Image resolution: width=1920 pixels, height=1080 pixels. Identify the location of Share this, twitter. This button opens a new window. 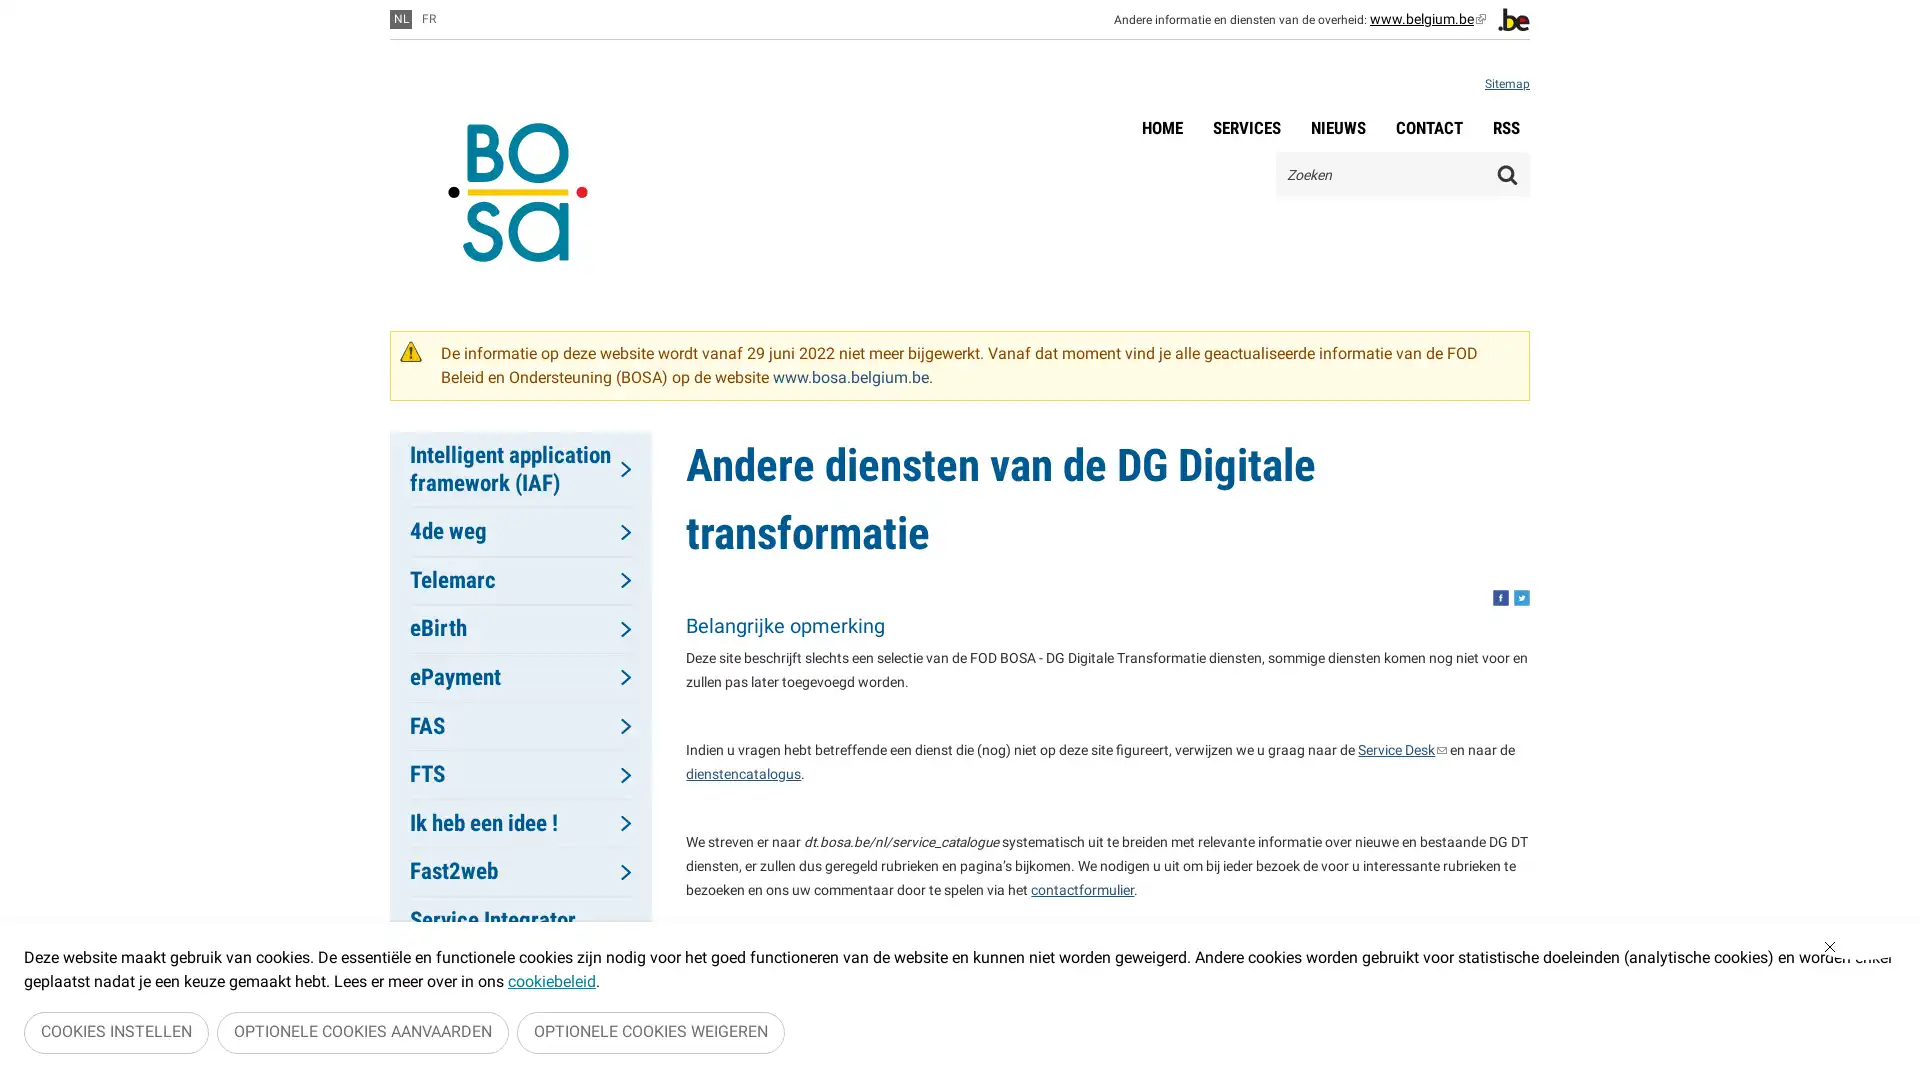
(1520, 596).